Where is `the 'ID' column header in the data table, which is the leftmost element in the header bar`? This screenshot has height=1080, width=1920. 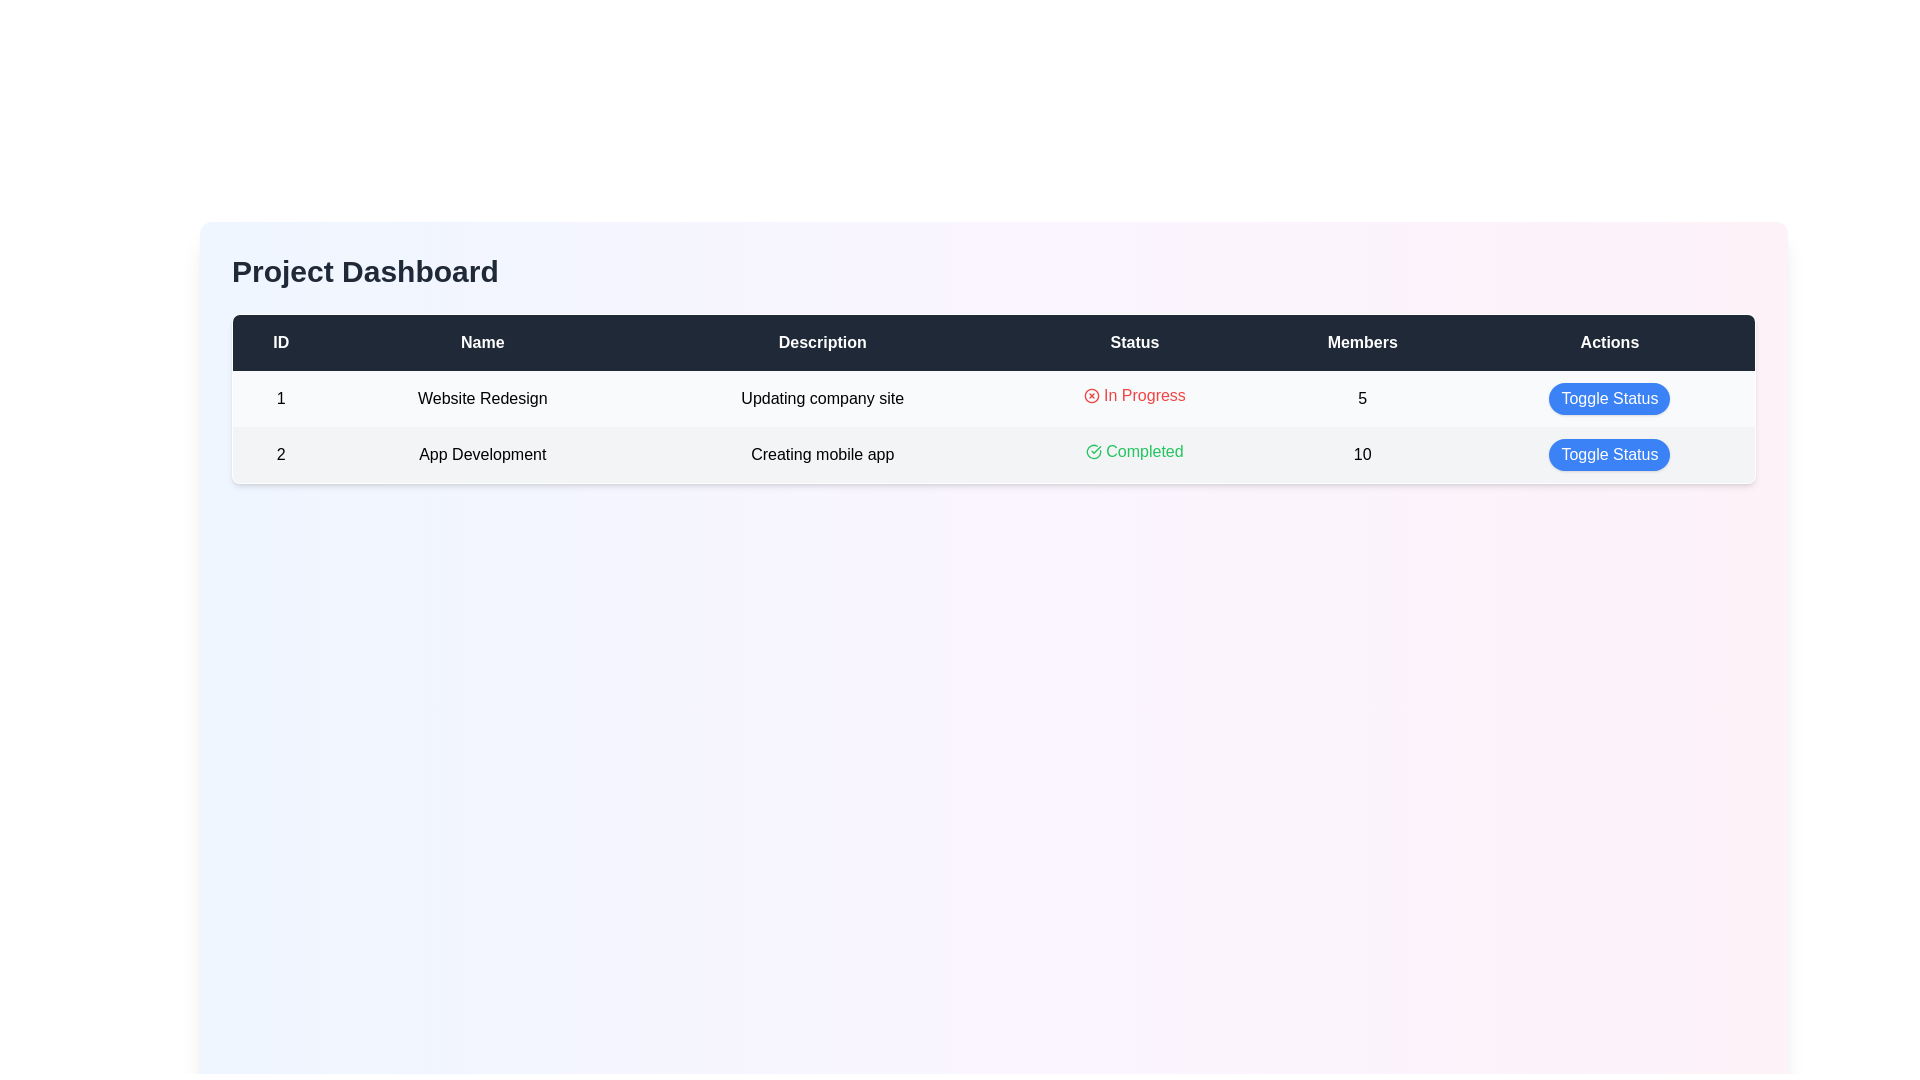 the 'ID' column header in the data table, which is the leftmost element in the header bar is located at coordinates (279, 341).